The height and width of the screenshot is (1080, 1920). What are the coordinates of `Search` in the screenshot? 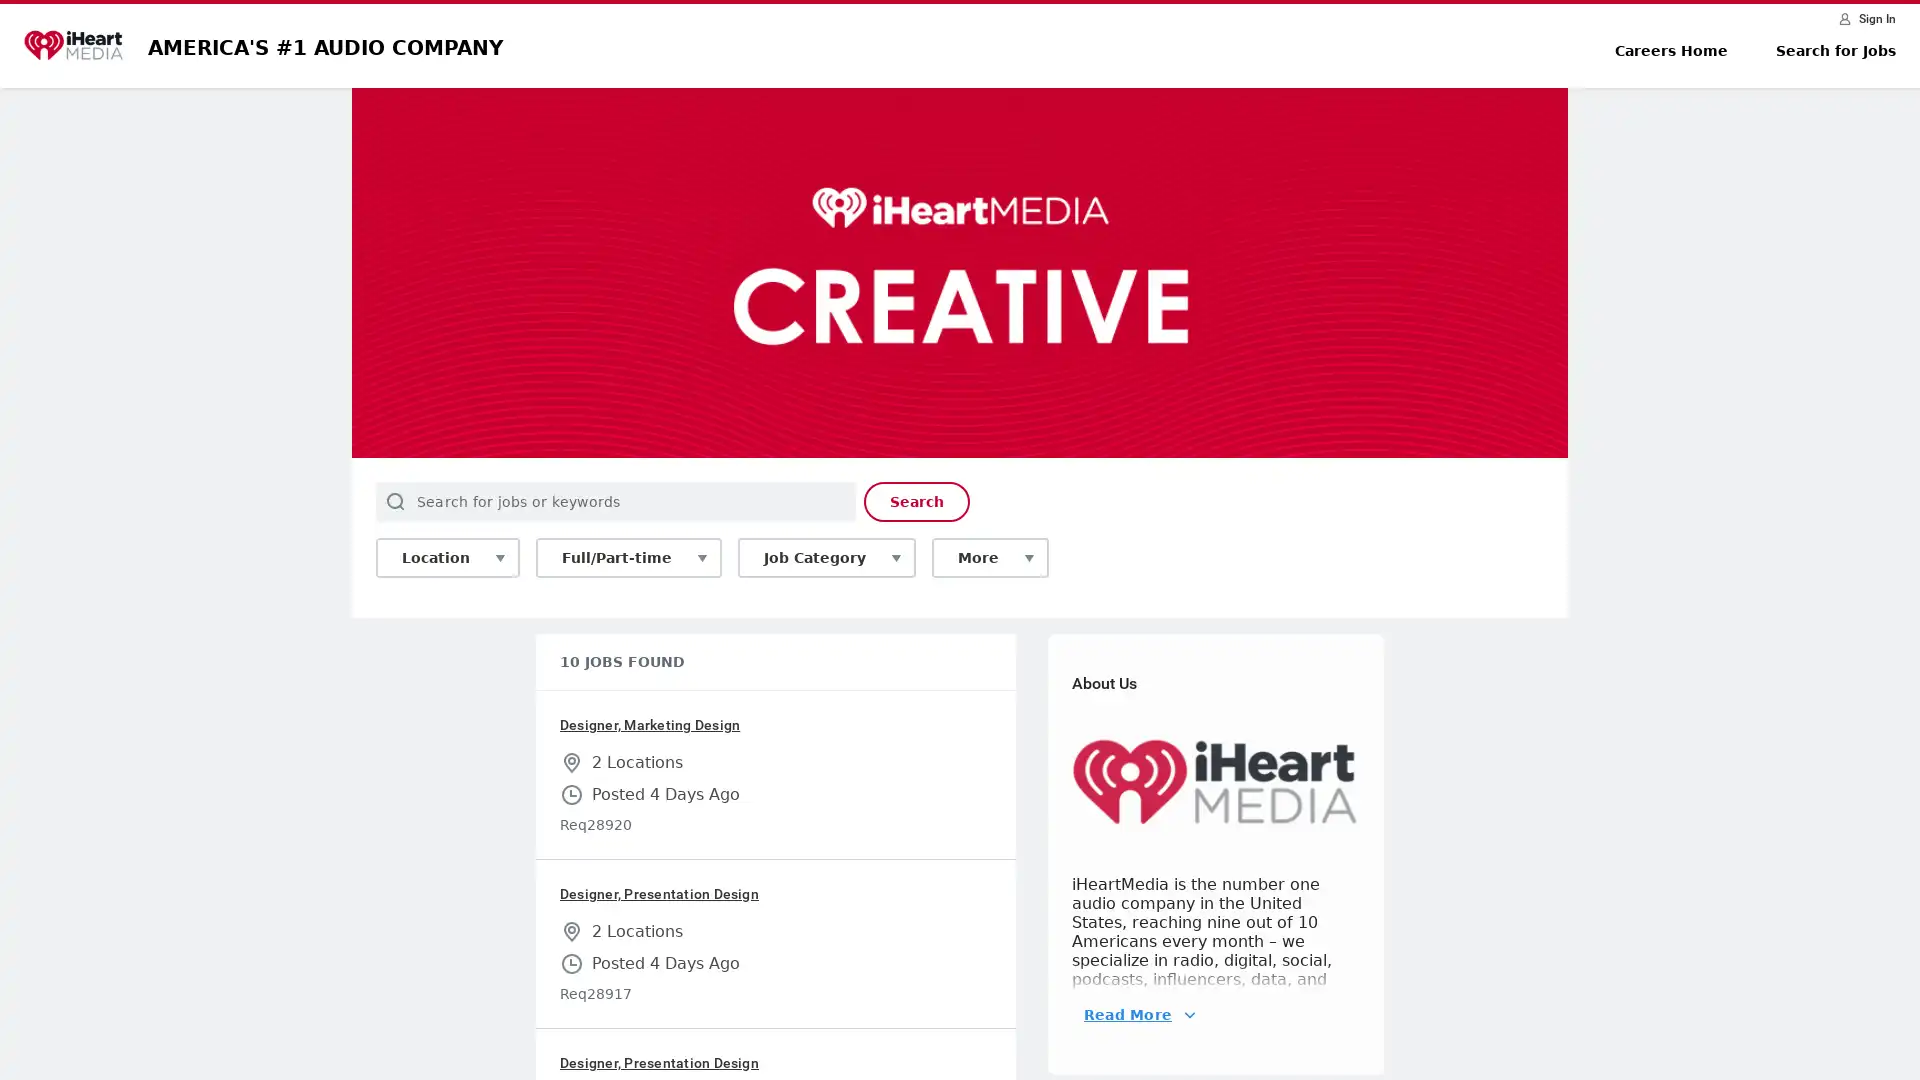 It's located at (911, 500).